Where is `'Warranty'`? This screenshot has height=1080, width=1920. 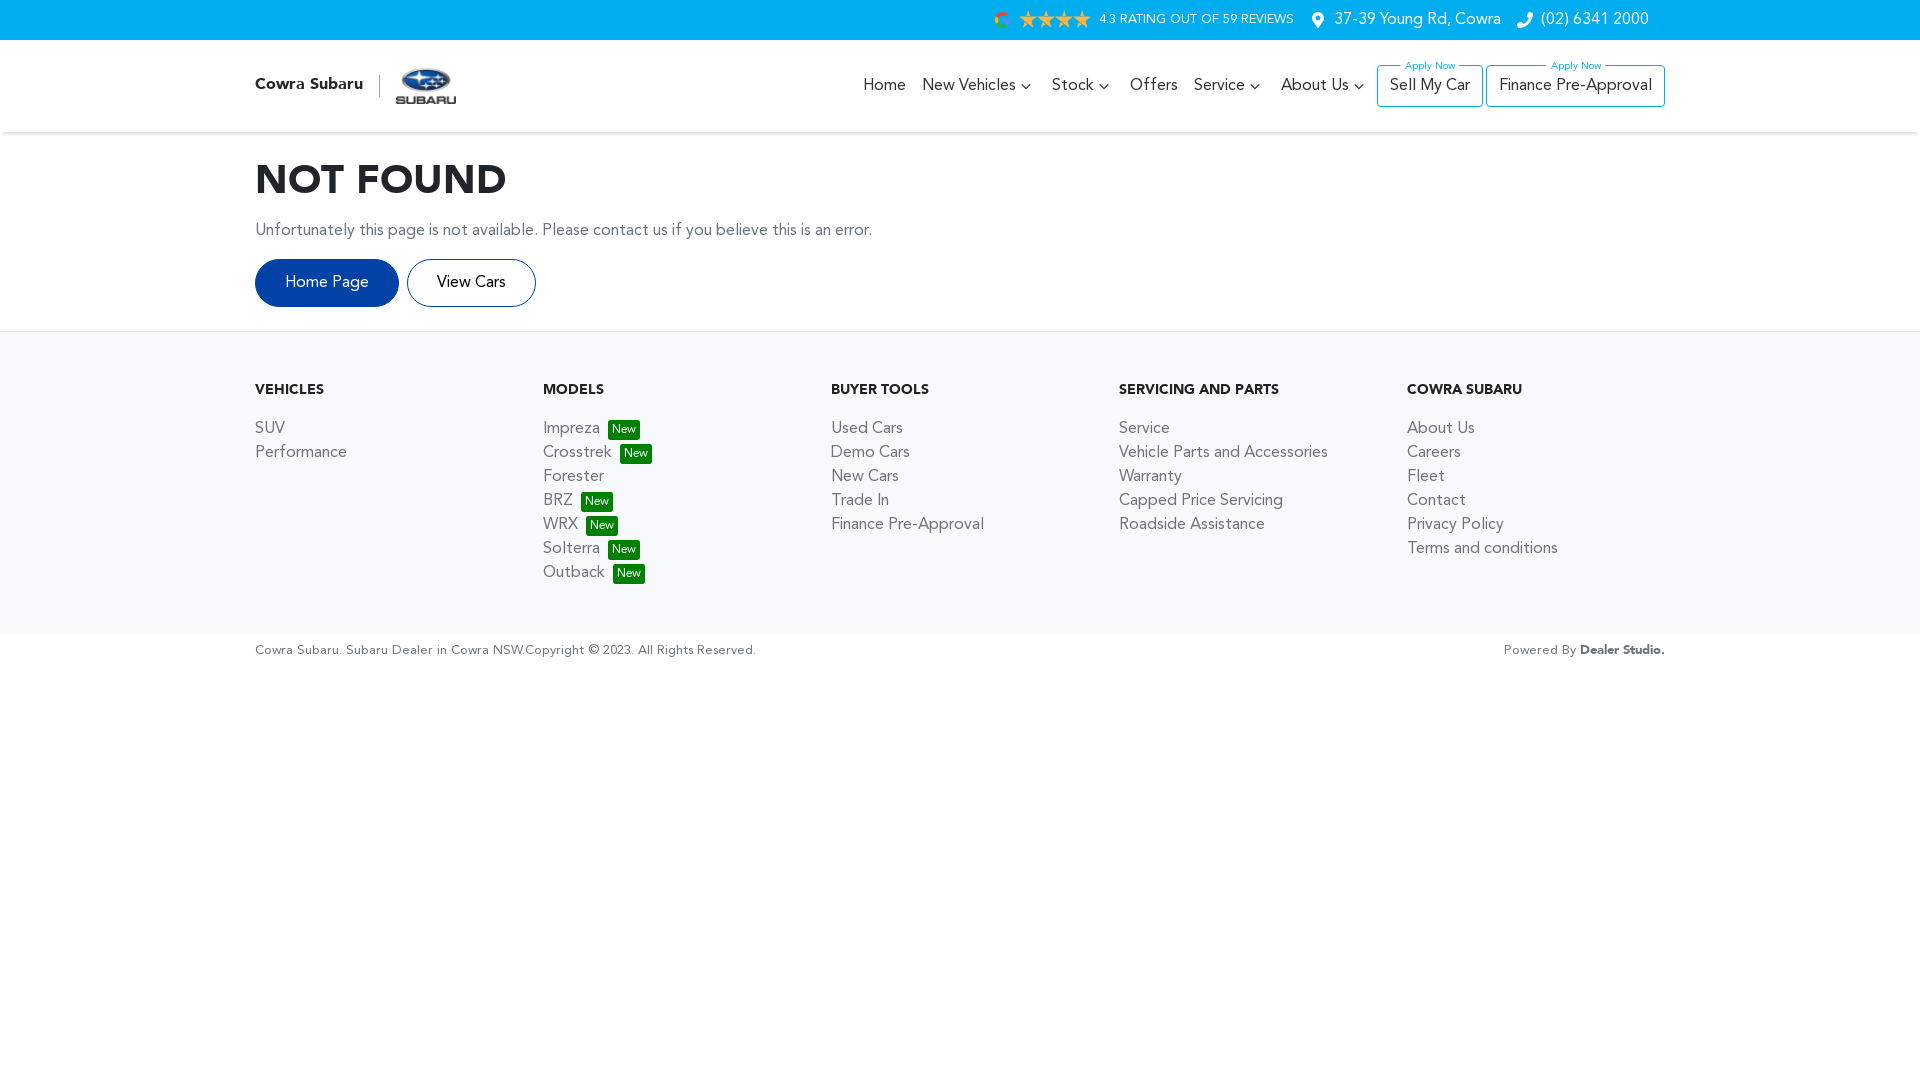
'Warranty' is located at coordinates (1150, 477).